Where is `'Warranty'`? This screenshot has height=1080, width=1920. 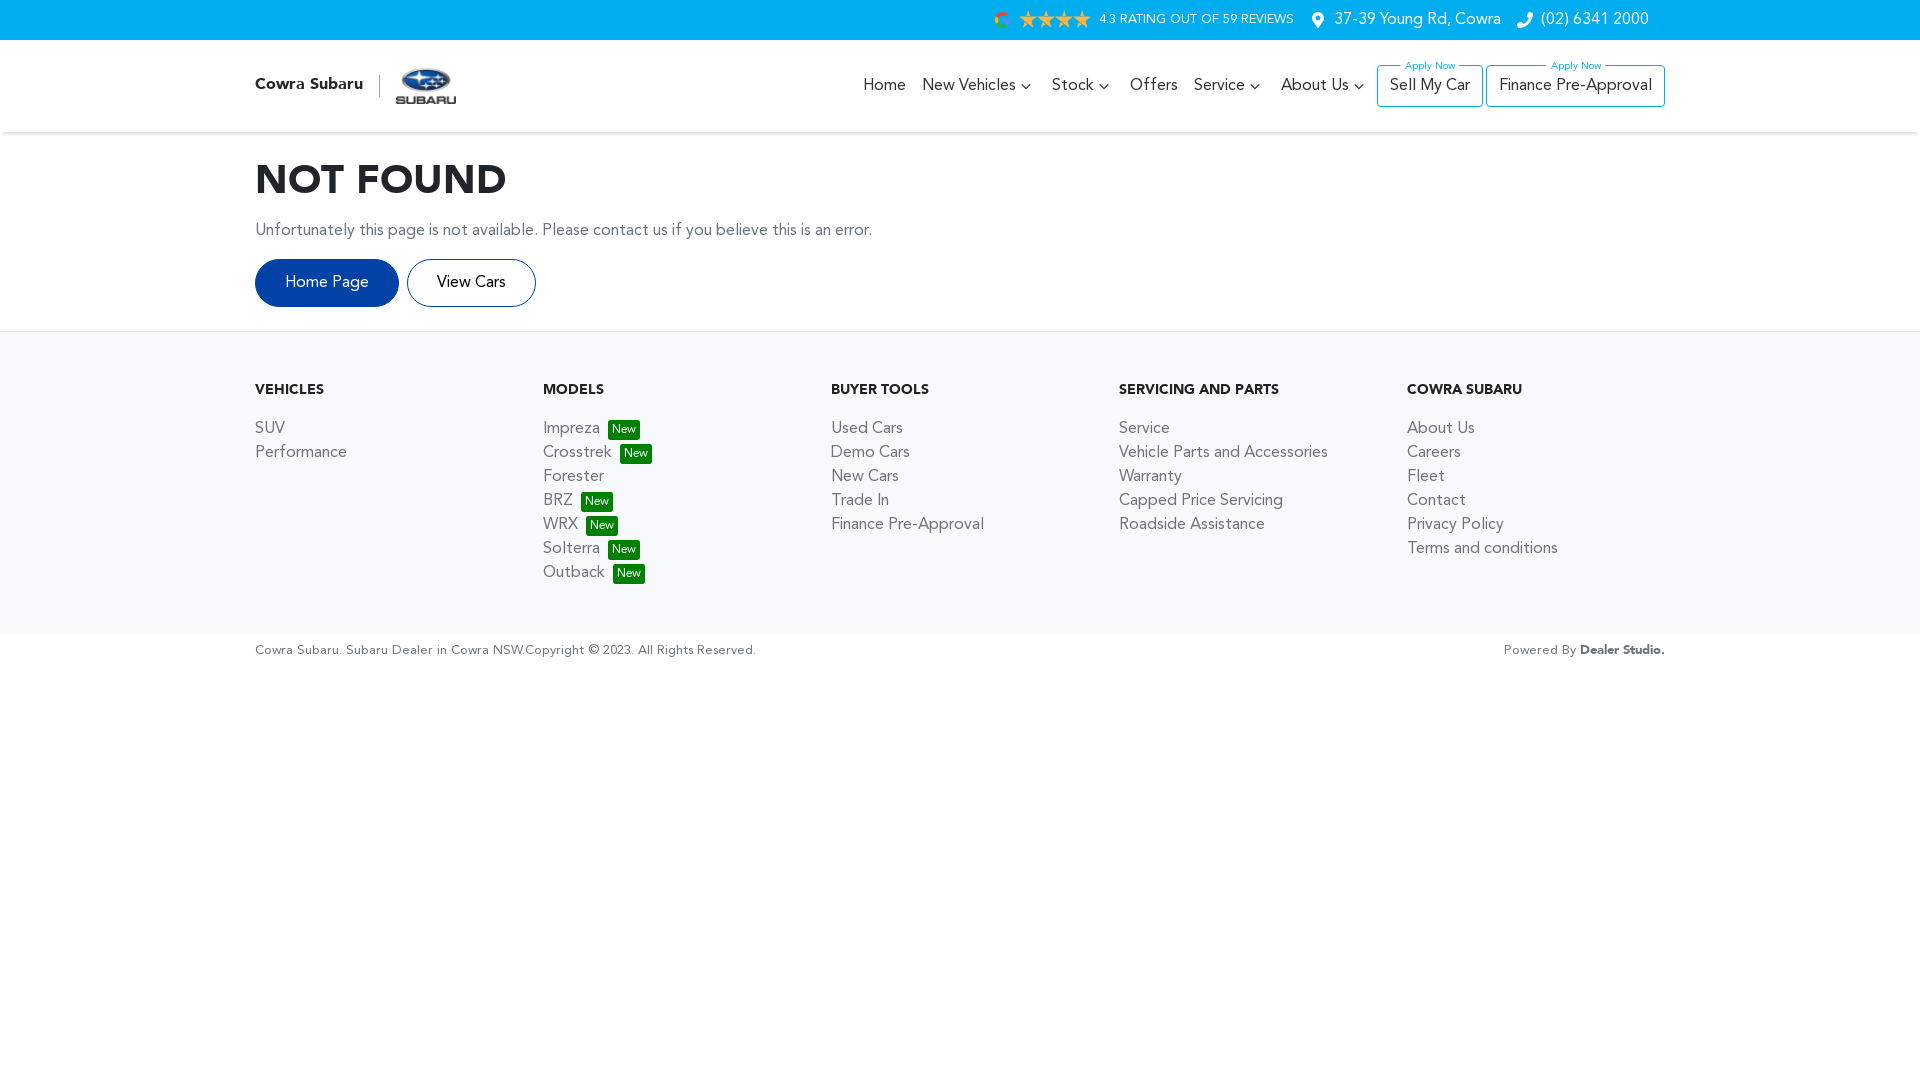
'Warranty' is located at coordinates (1150, 477).